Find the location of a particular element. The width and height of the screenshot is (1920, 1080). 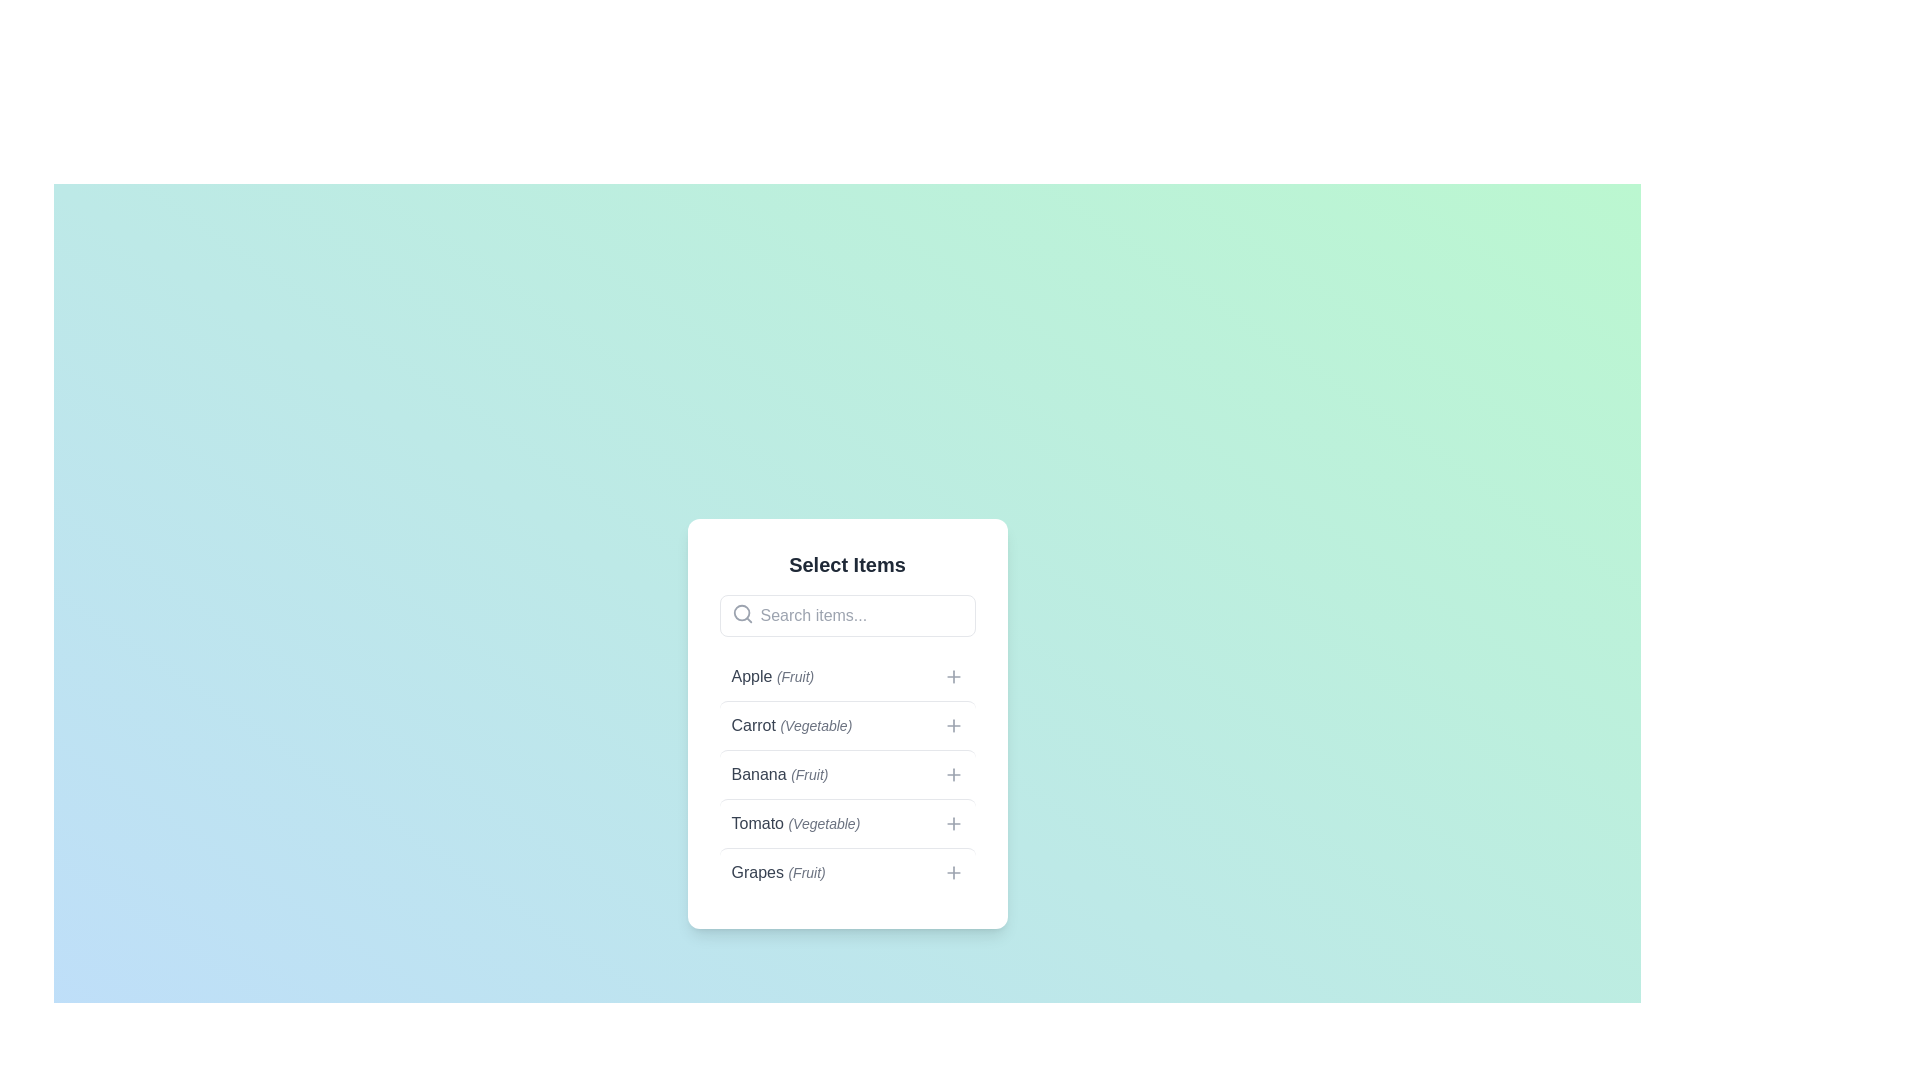

the text label displaying '(Fruit)' which is positioned next to 'Grapes' in the lower-right segment of the 'Grapes (Fruit)' entry is located at coordinates (807, 871).